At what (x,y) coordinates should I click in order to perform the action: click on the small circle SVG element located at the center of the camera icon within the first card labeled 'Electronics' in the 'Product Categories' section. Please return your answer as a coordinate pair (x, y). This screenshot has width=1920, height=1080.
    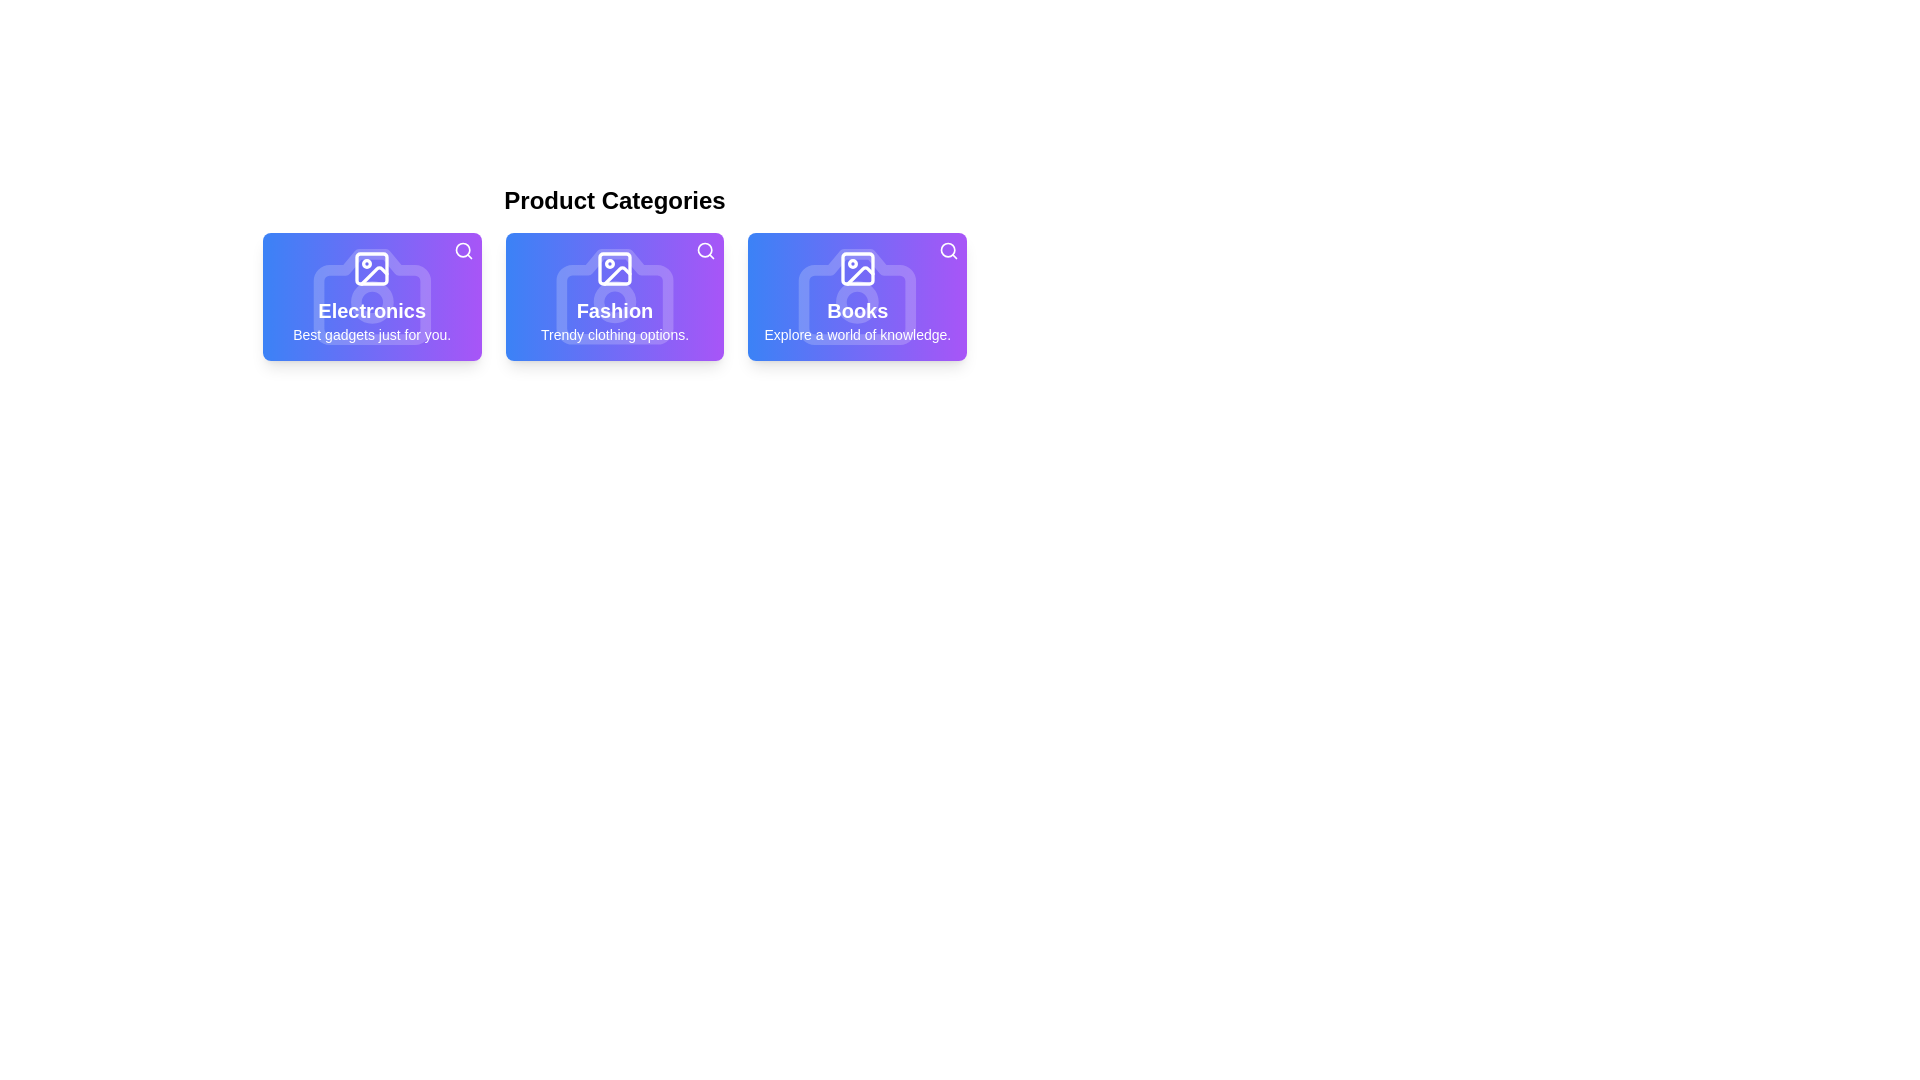
    Looking at the image, I should click on (372, 302).